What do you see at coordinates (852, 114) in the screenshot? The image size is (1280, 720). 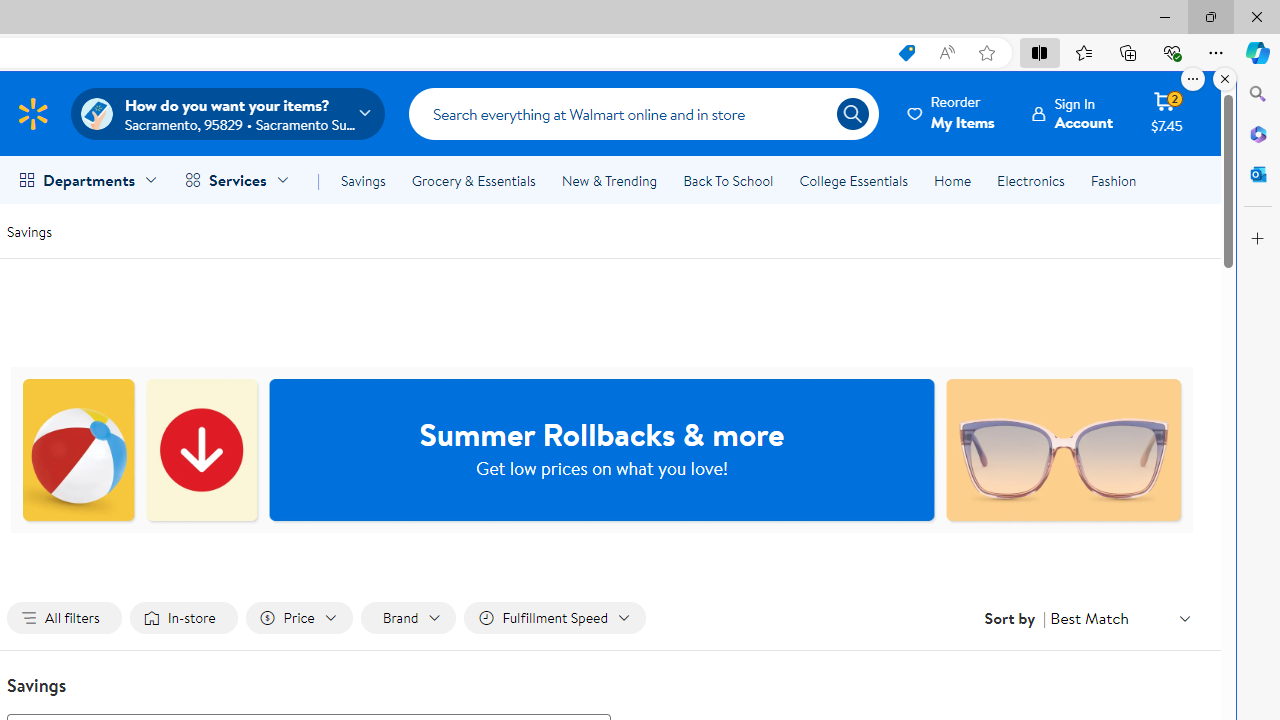 I see `'Search icon'` at bounding box center [852, 114].